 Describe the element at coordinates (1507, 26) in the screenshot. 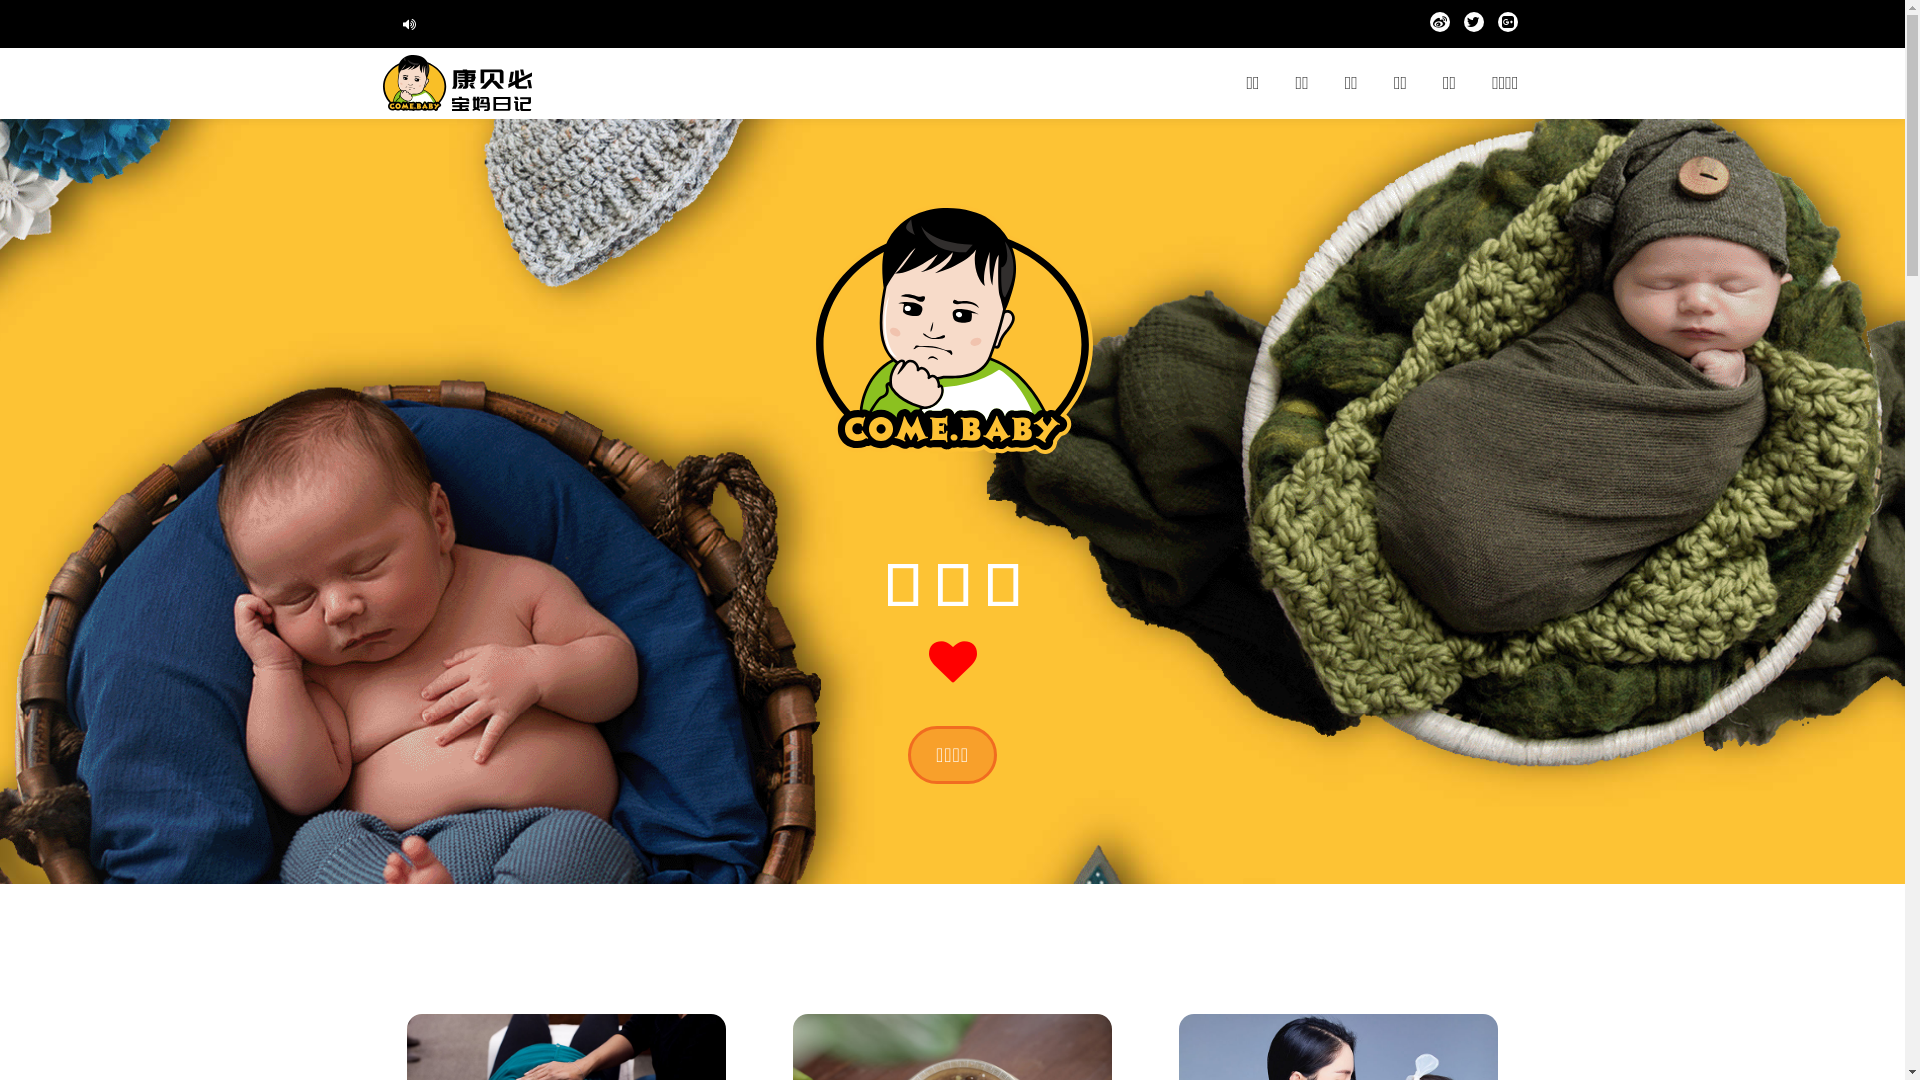

I see `'fa-google-plus-square'` at that location.